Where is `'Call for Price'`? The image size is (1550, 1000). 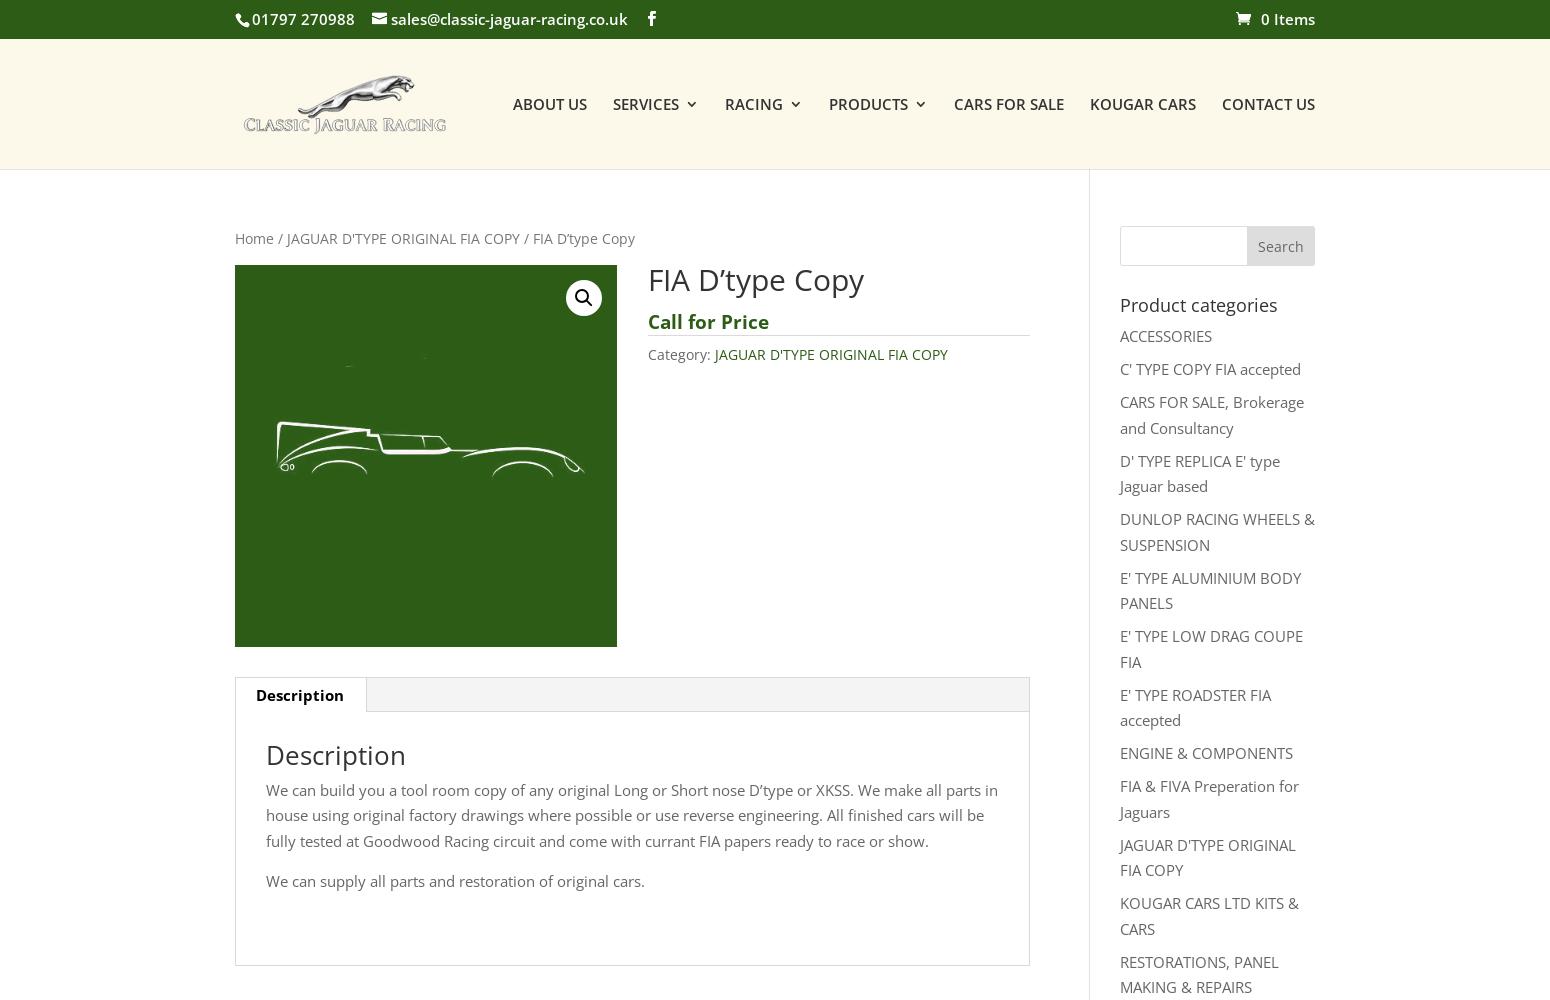
'Call for Price' is located at coordinates (708, 320).